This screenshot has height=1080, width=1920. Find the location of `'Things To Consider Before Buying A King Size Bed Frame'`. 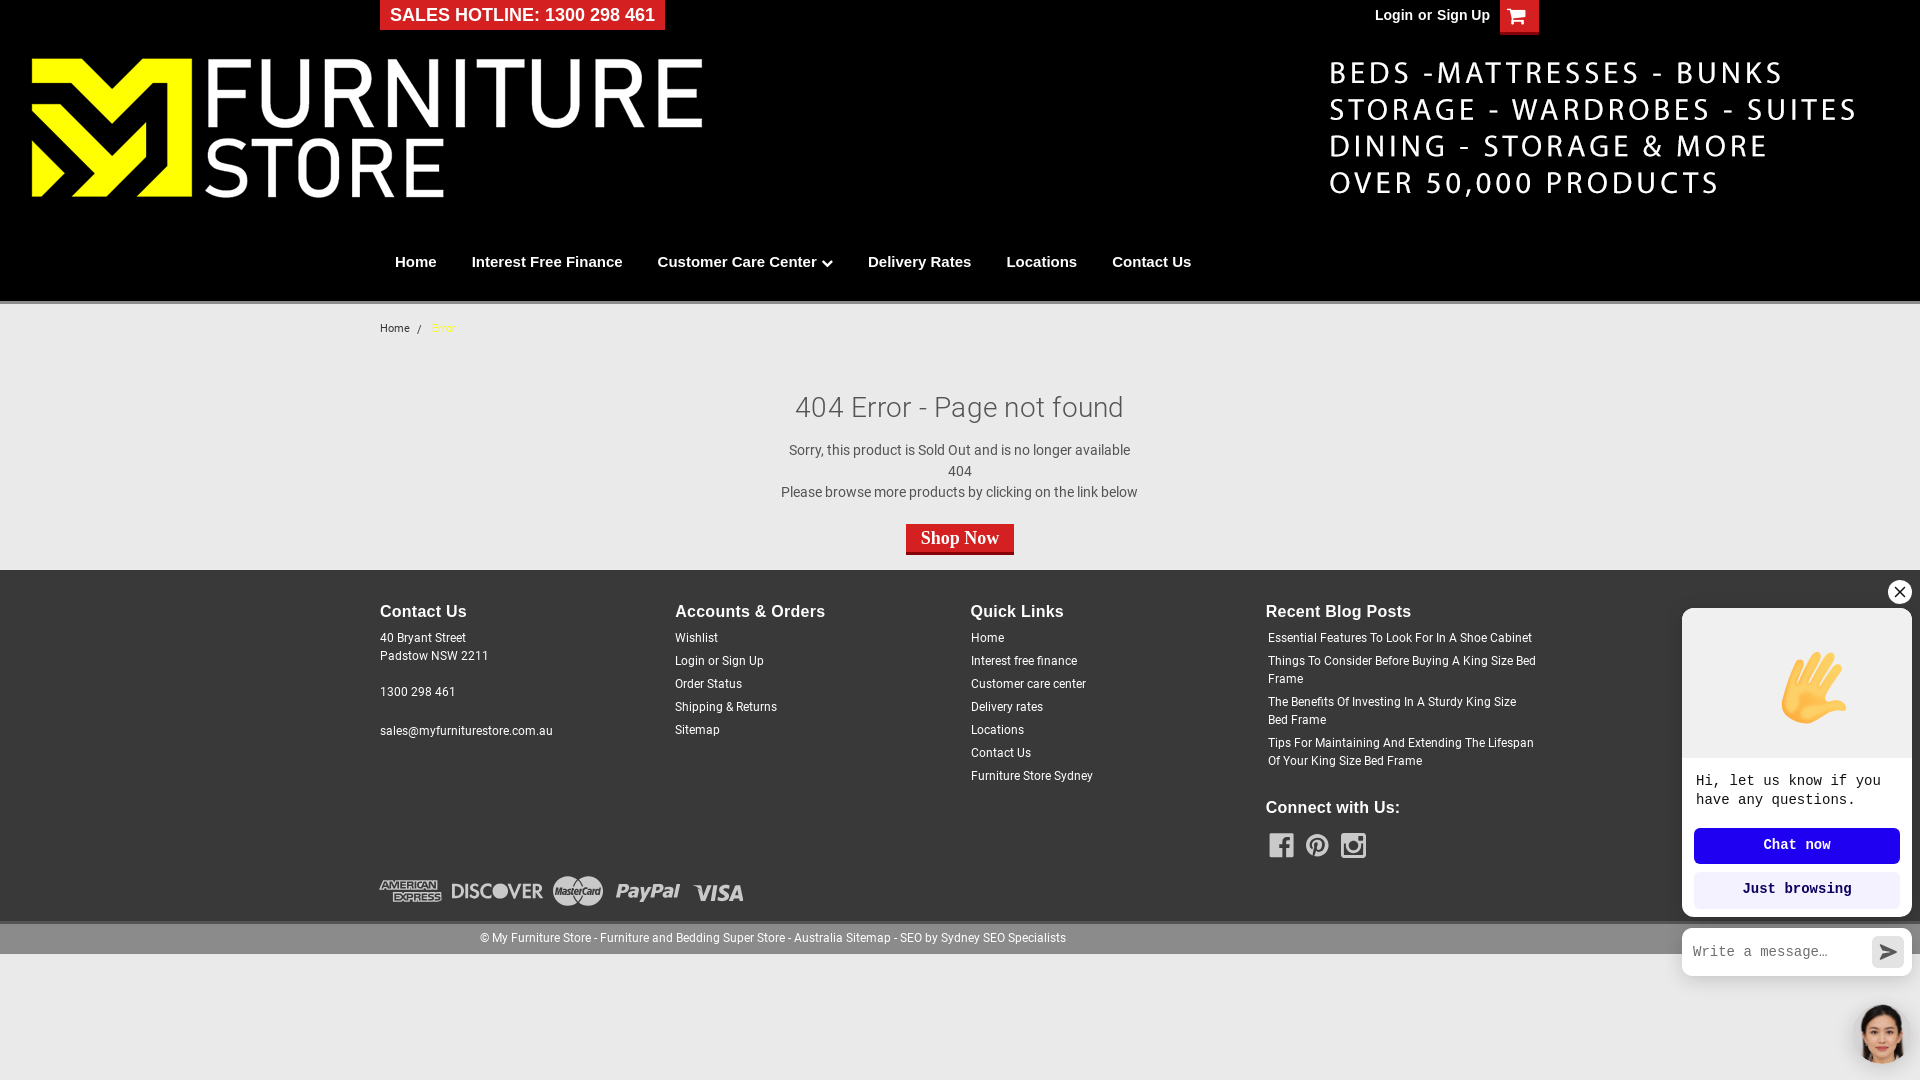

'Things To Consider Before Buying A King Size Bed Frame' is located at coordinates (1266, 670).